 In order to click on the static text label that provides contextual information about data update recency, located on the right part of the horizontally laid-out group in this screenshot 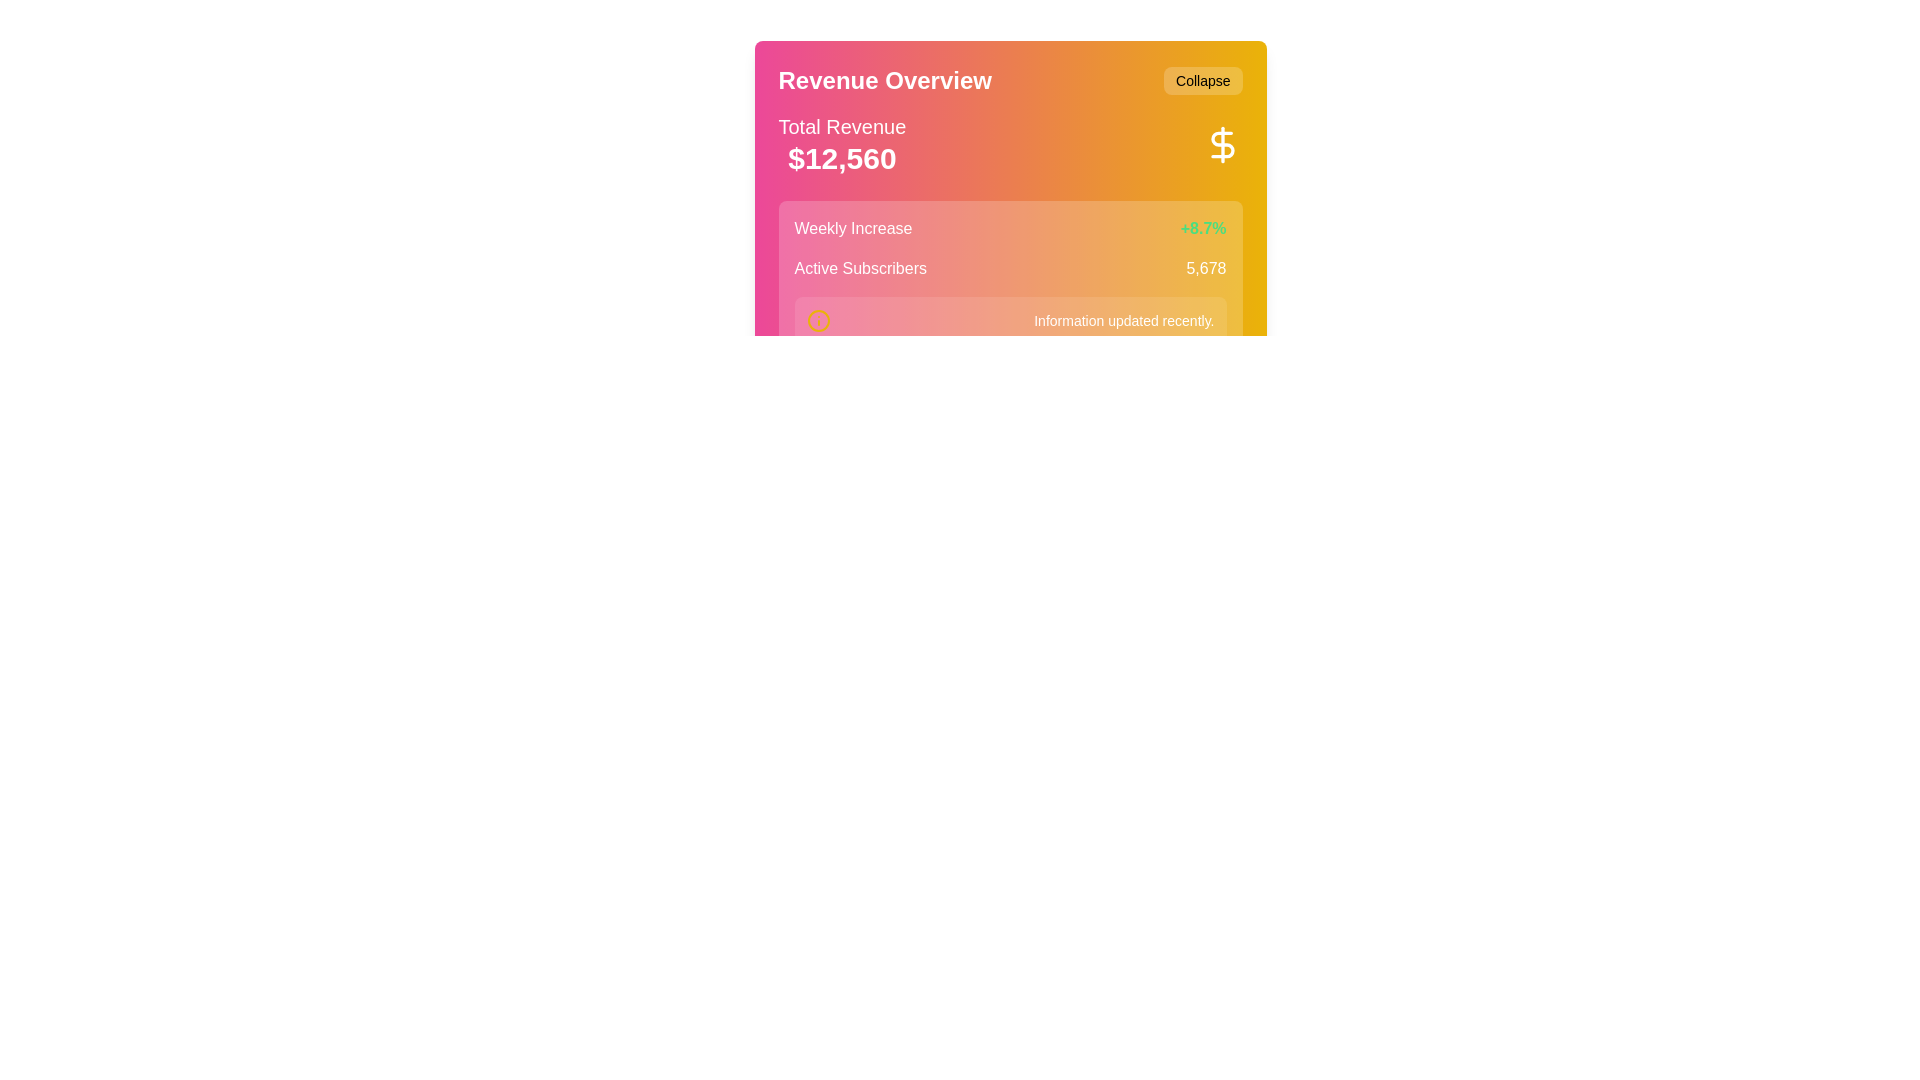, I will do `click(1124, 319)`.